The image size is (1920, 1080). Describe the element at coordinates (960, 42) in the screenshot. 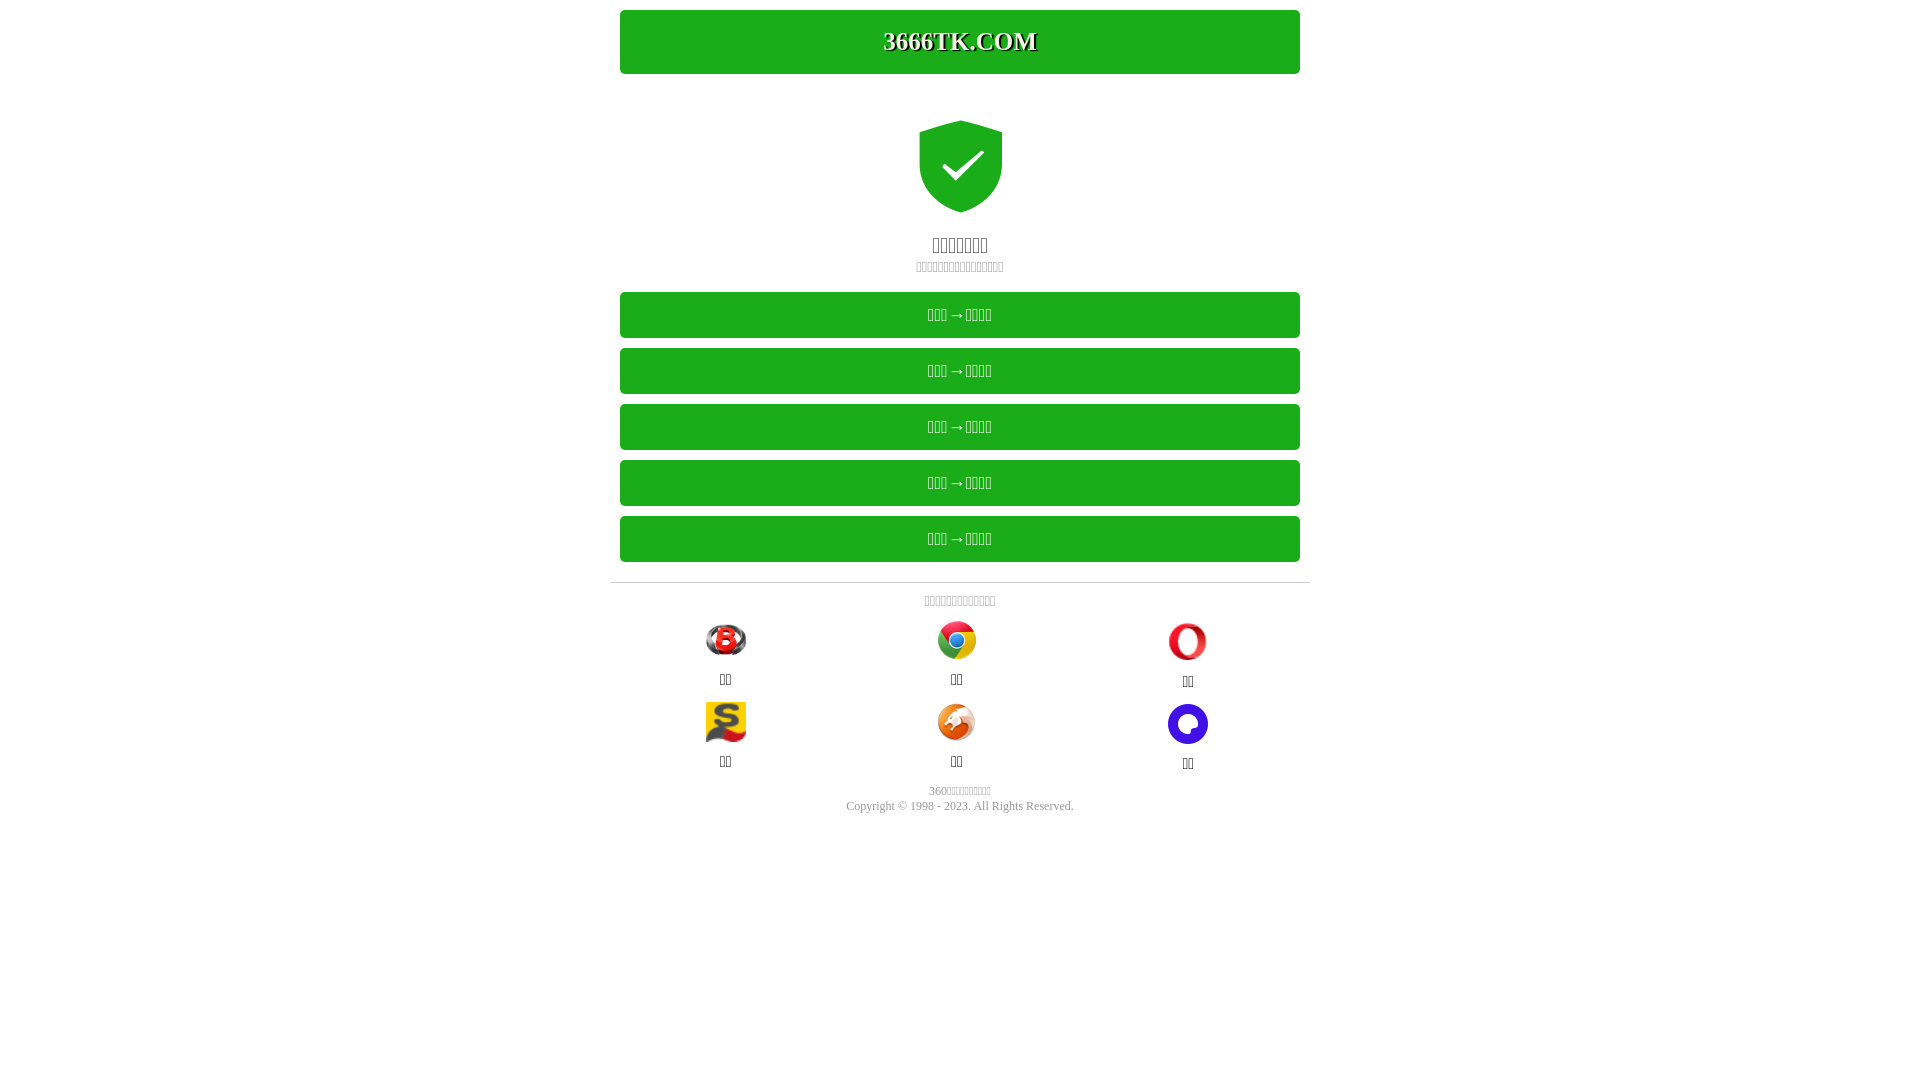

I see `'3666TK.COM'` at that location.